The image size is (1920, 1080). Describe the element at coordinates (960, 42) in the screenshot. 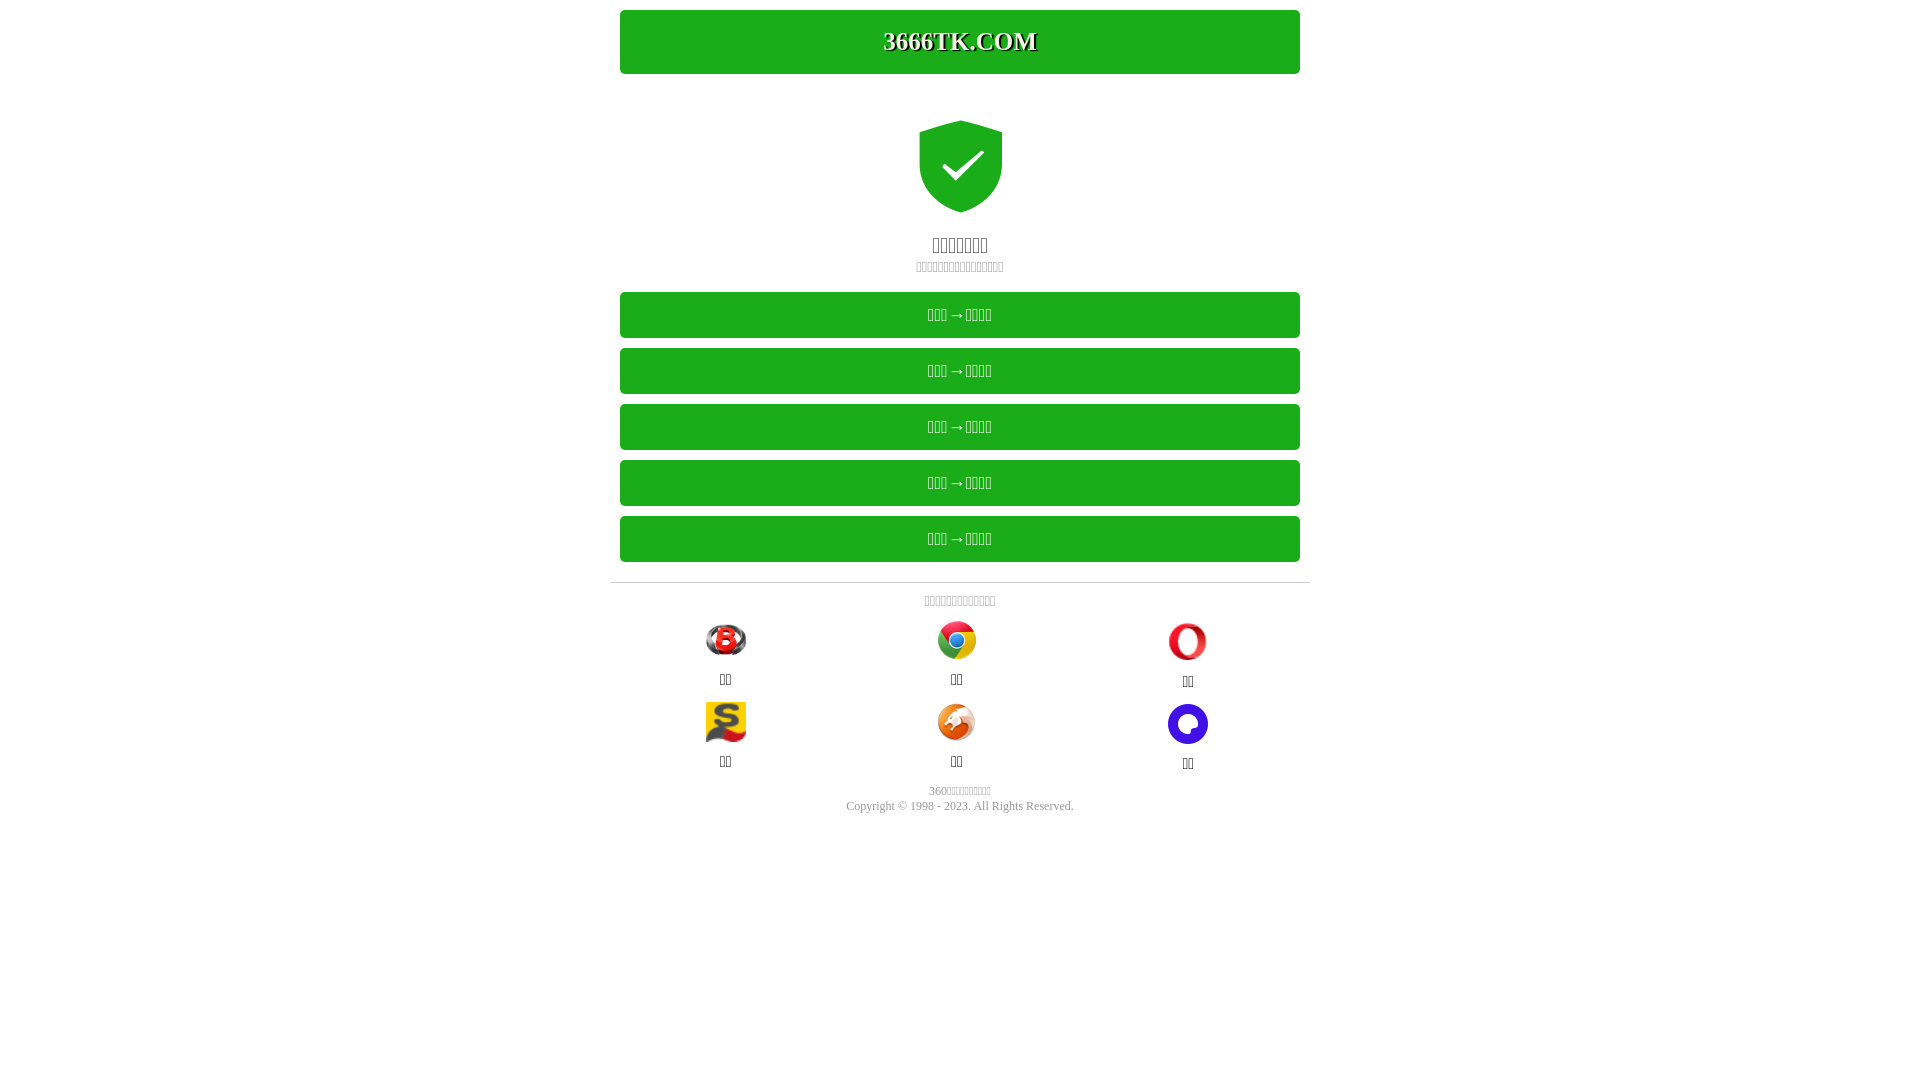

I see `'3666TK.COM'` at that location.